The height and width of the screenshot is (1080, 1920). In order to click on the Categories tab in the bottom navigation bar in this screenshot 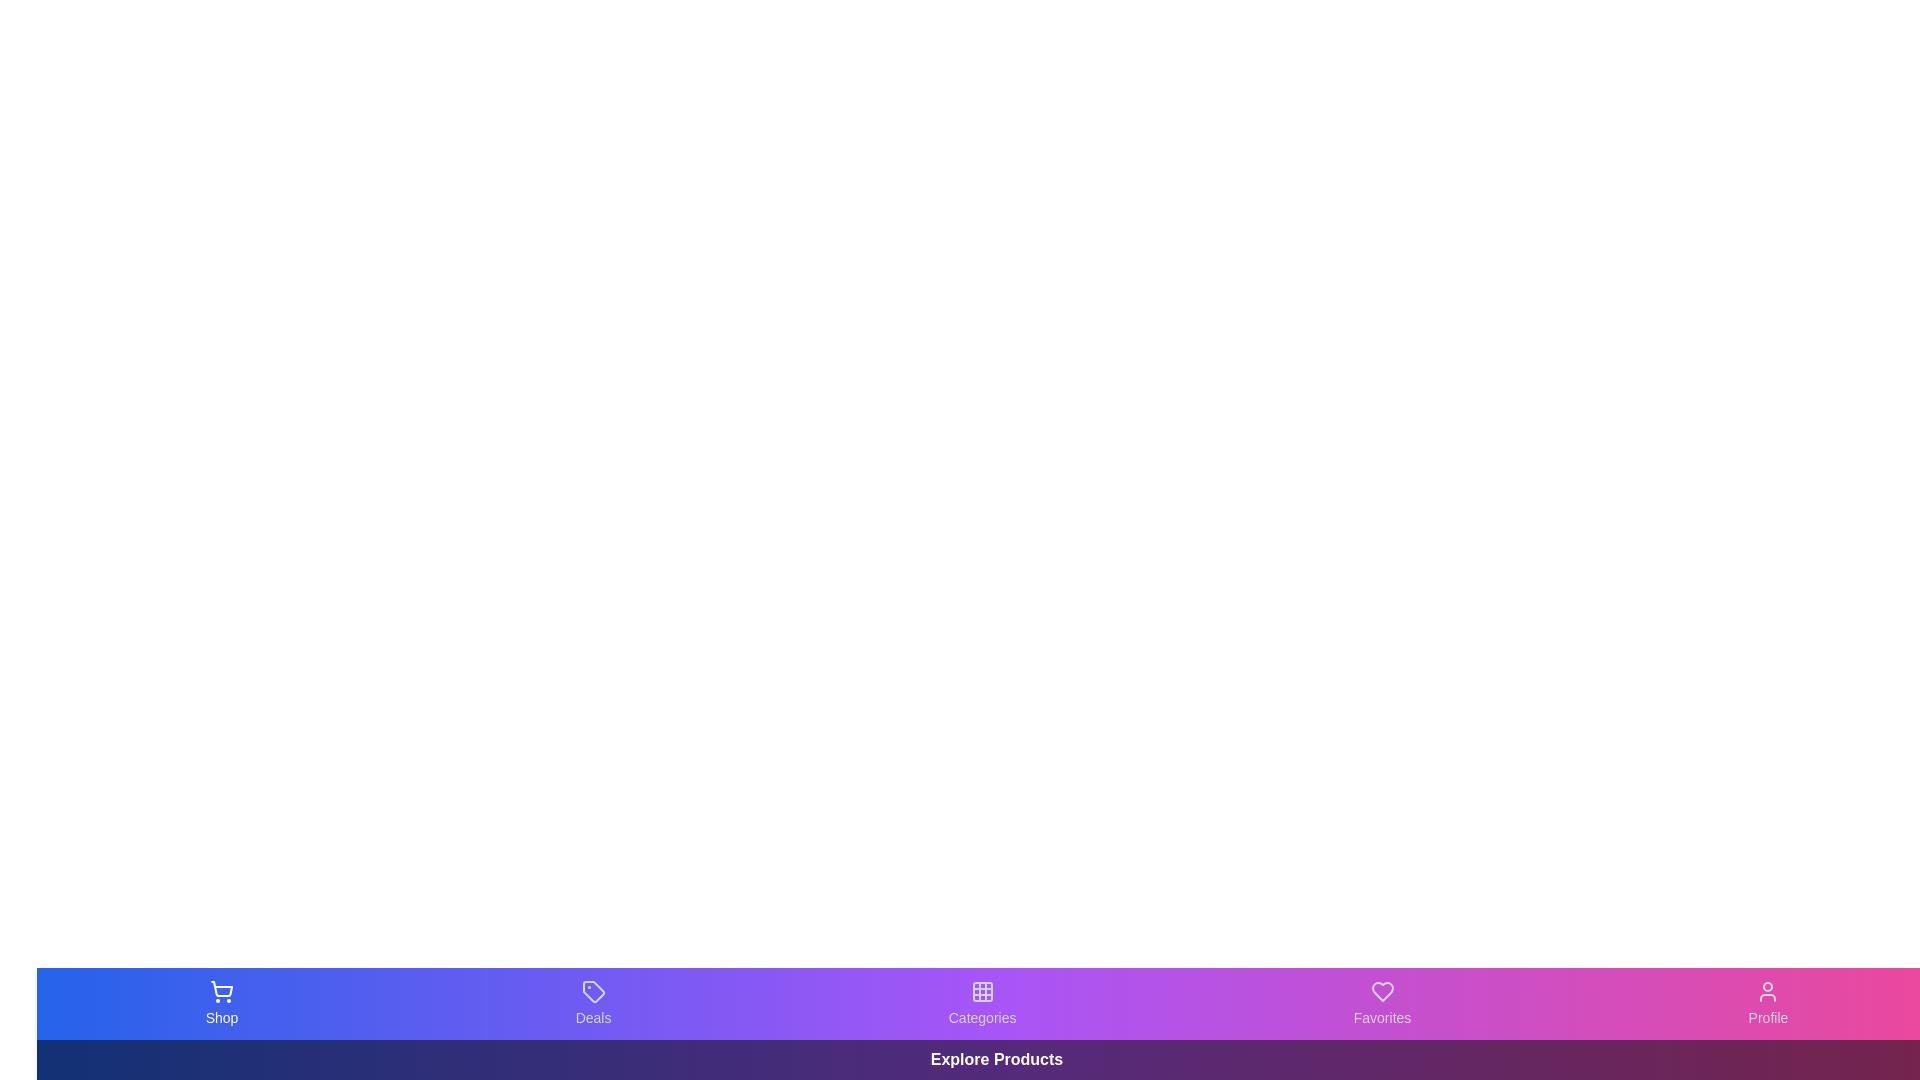, I will do `click(982, 1003)`.